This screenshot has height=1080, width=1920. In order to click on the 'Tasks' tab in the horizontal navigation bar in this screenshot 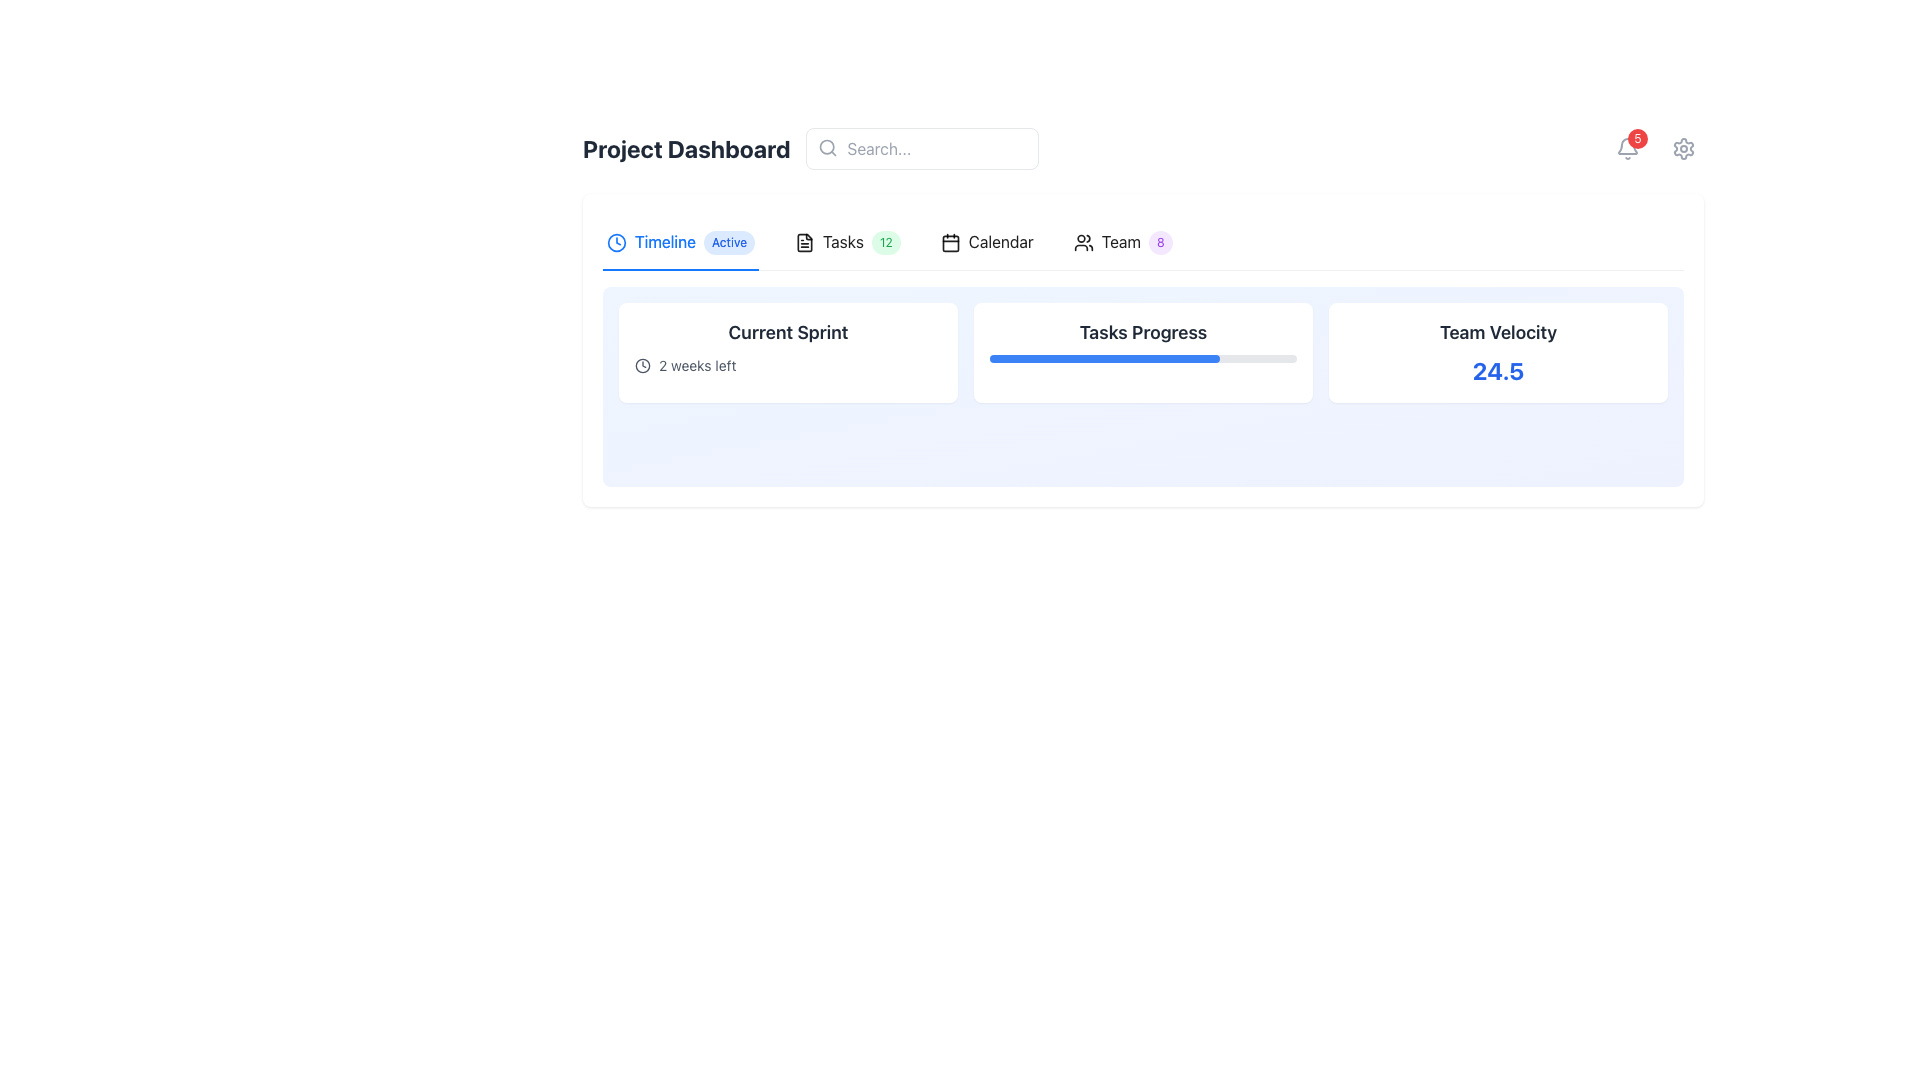, I will do `click(847, 241)`.